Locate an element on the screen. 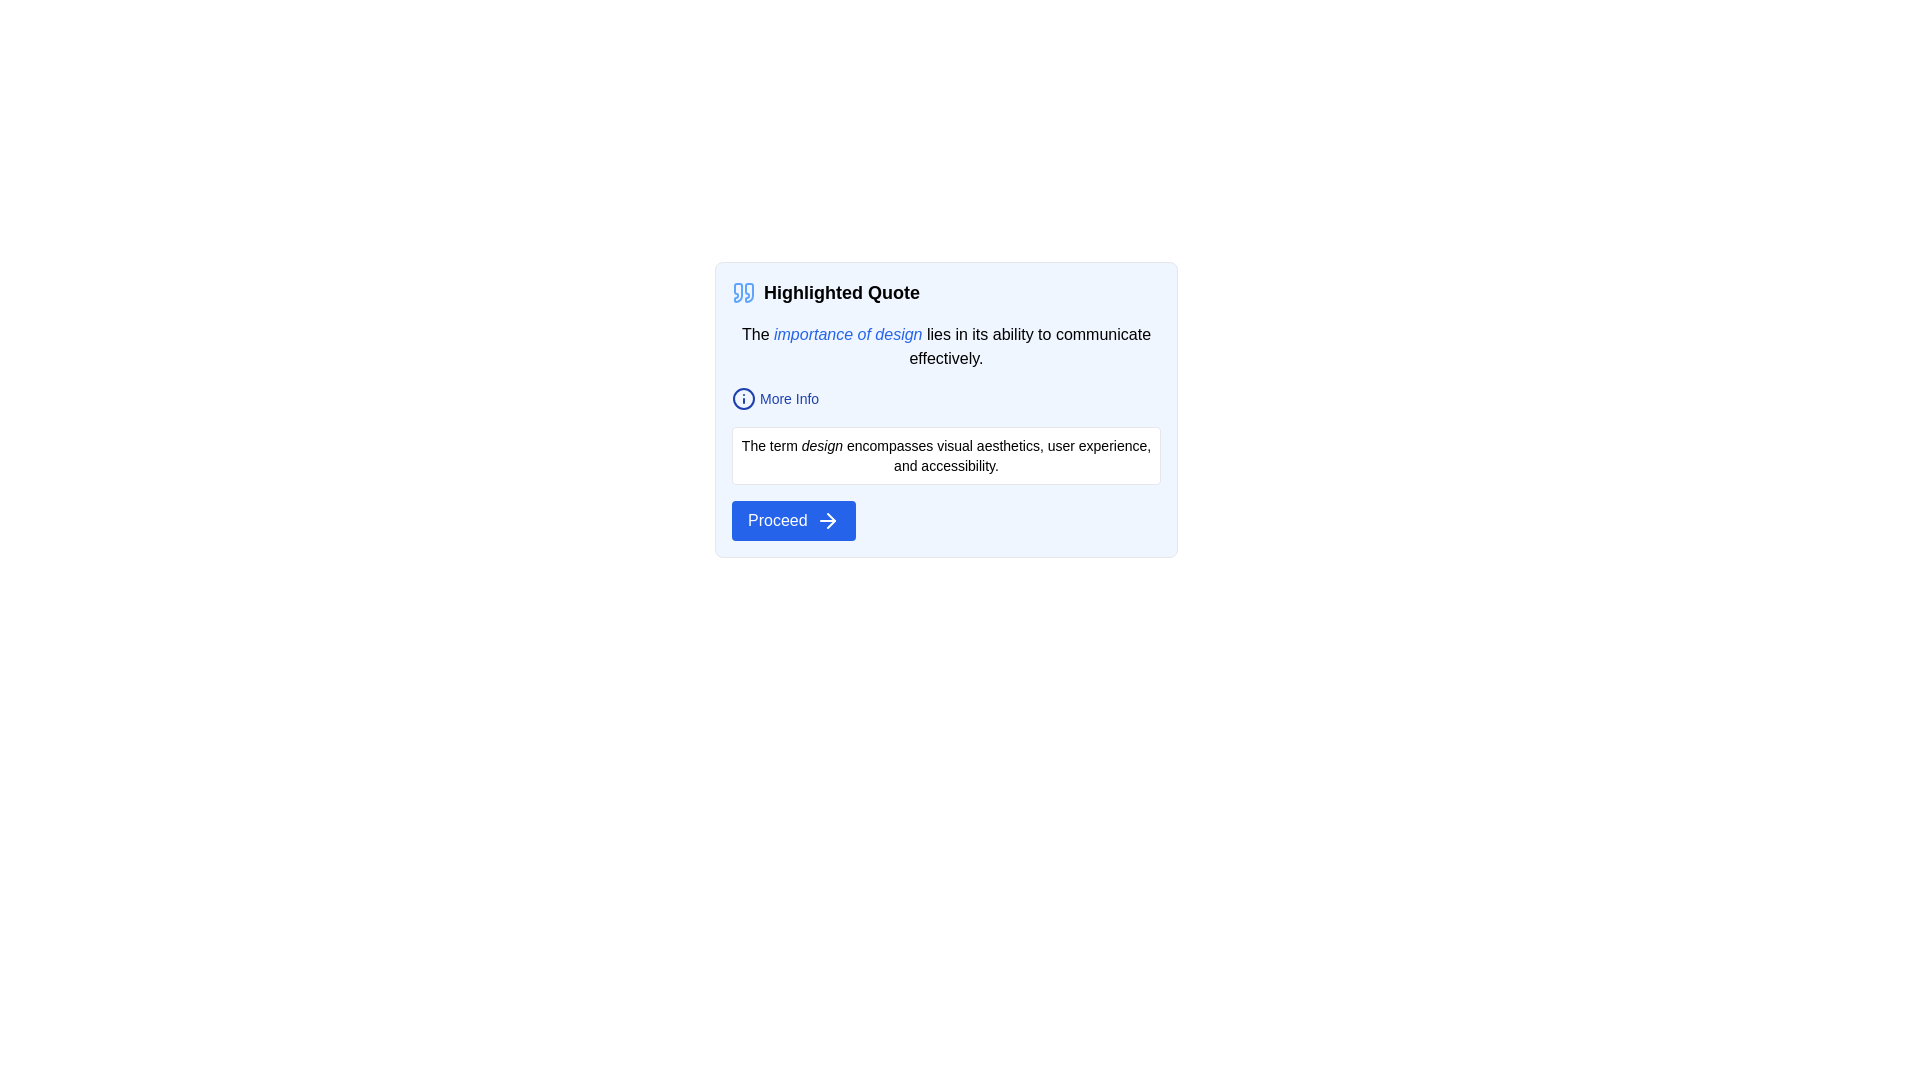 The image size is (1920, 1080). the presence of the SVG-based arrow icon located inside the 'Proceed' button at the bottom of the card, positioned to the right of the 'Proceed' text is located at coordinates (827, 519).